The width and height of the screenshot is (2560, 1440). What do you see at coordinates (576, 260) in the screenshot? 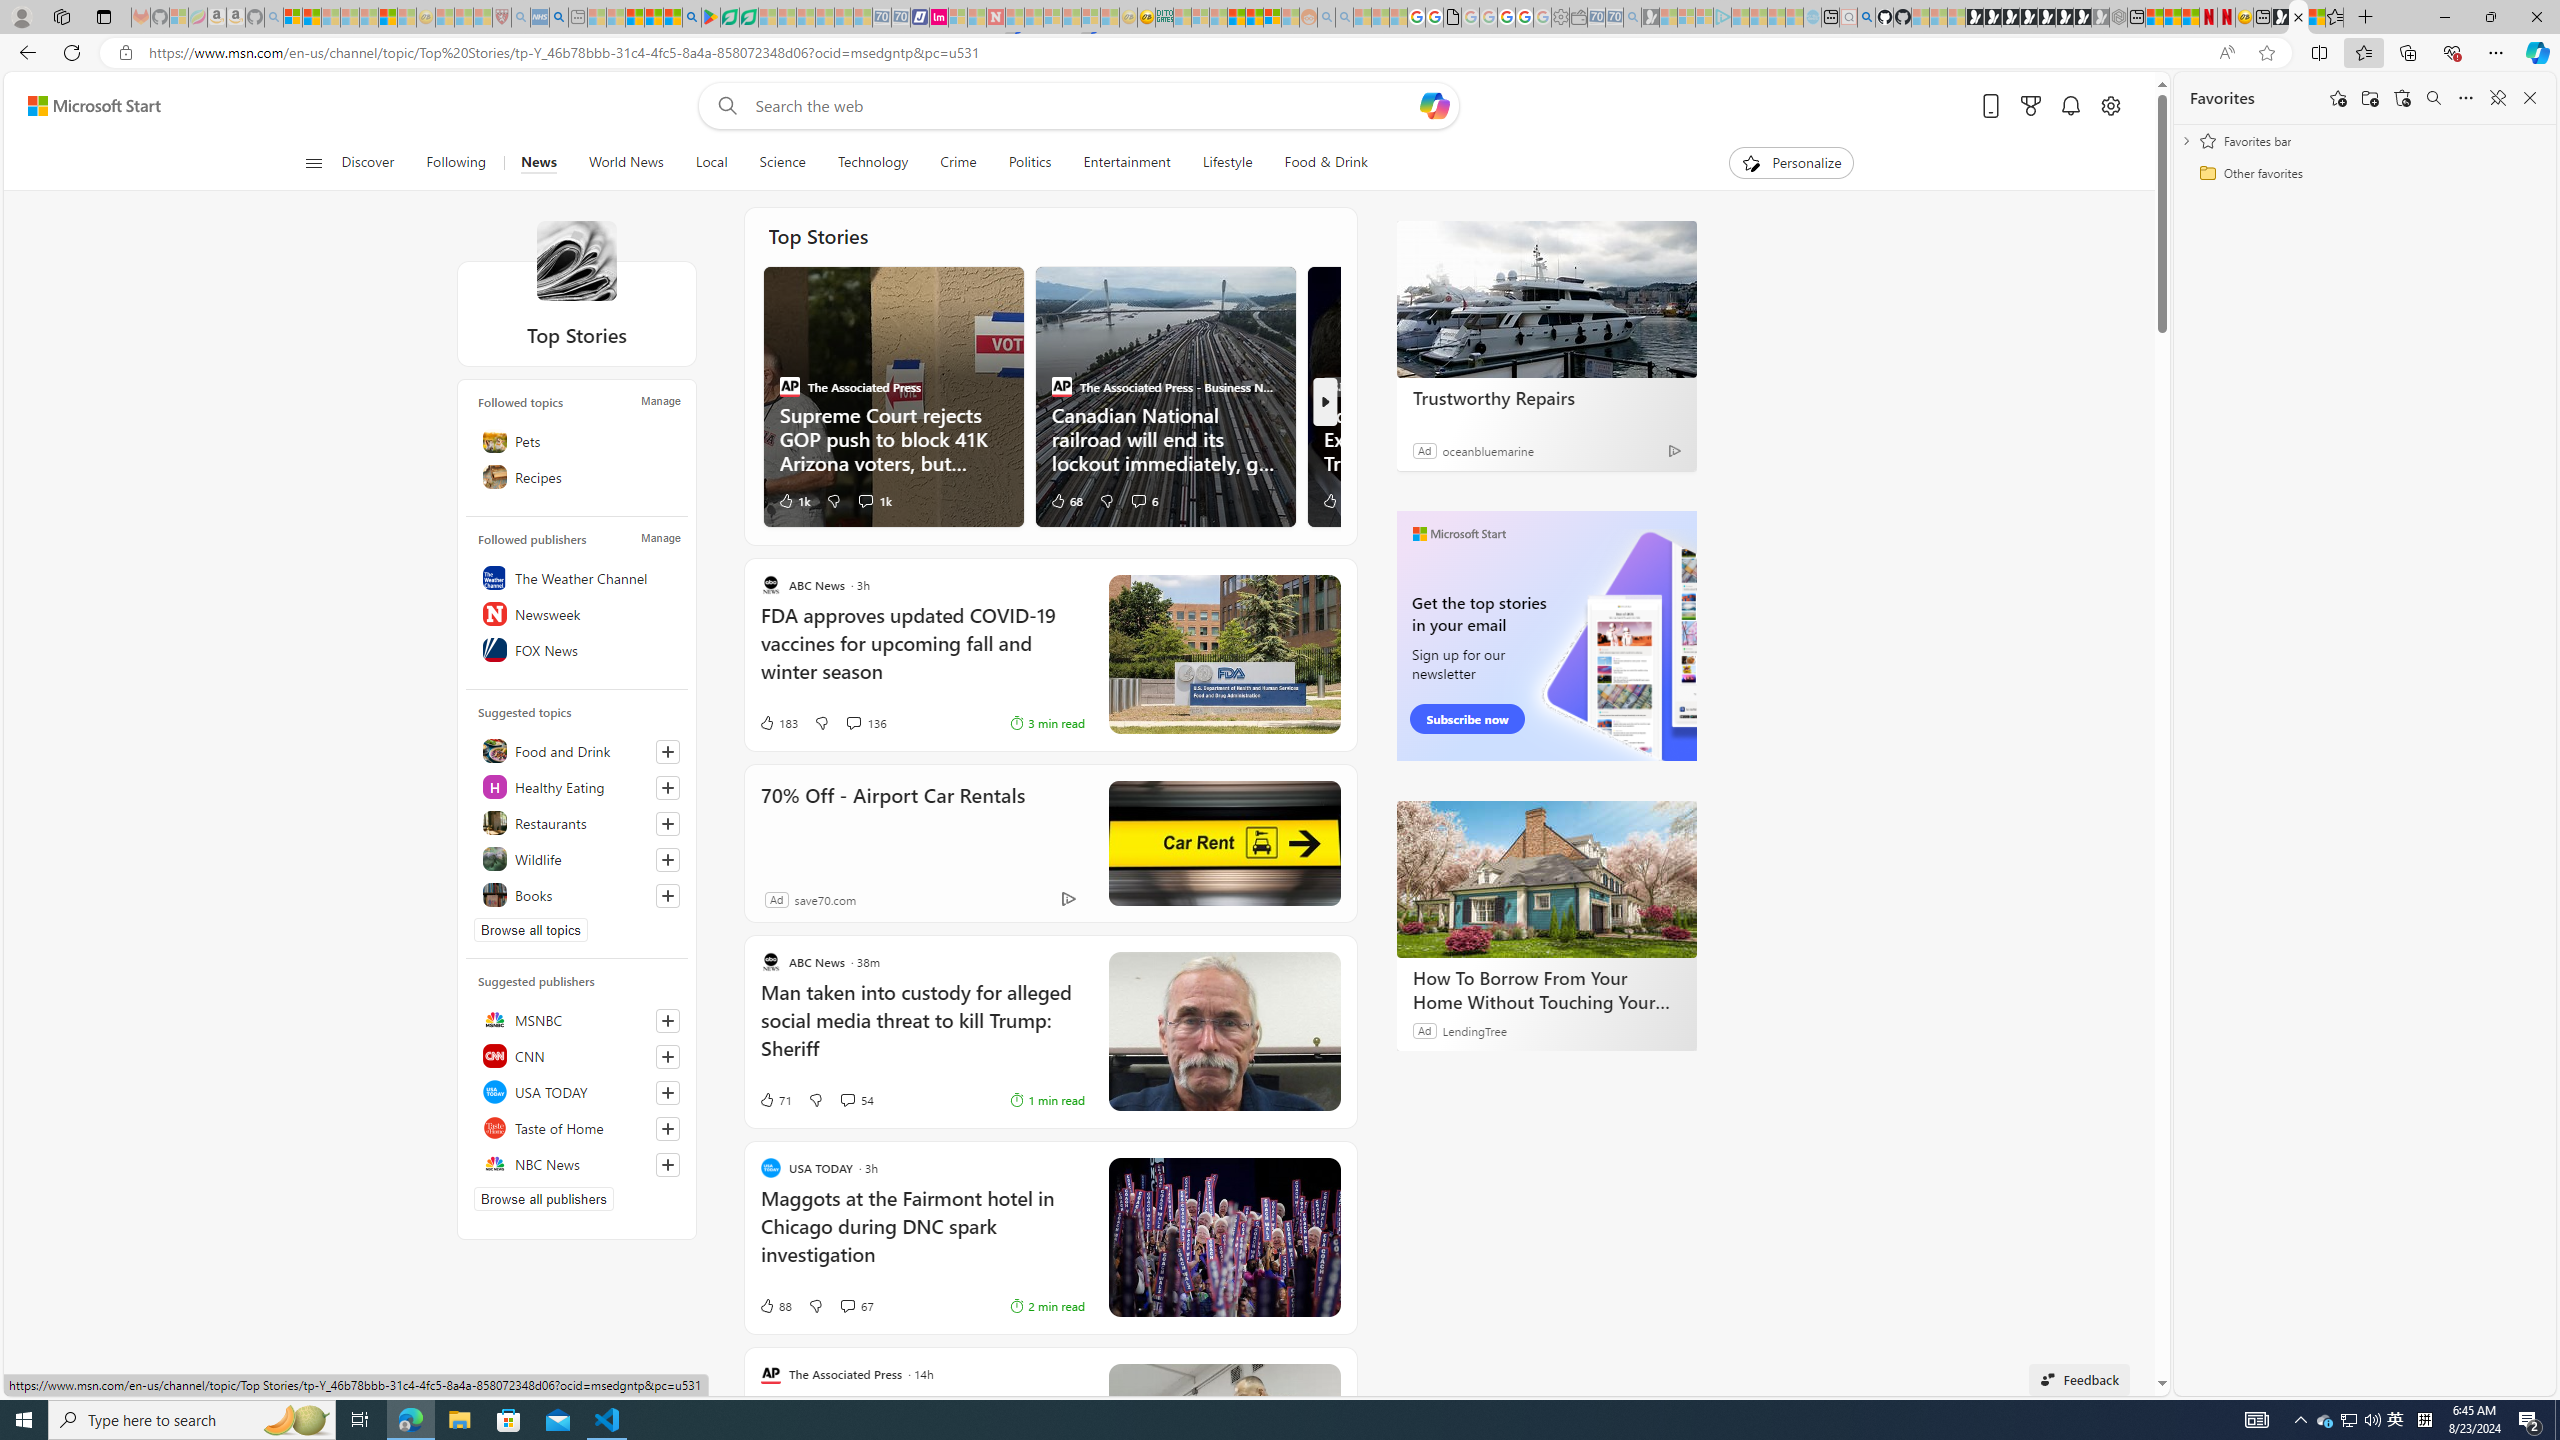
I see `'Top Stories'` at bounding box center [576, 260].